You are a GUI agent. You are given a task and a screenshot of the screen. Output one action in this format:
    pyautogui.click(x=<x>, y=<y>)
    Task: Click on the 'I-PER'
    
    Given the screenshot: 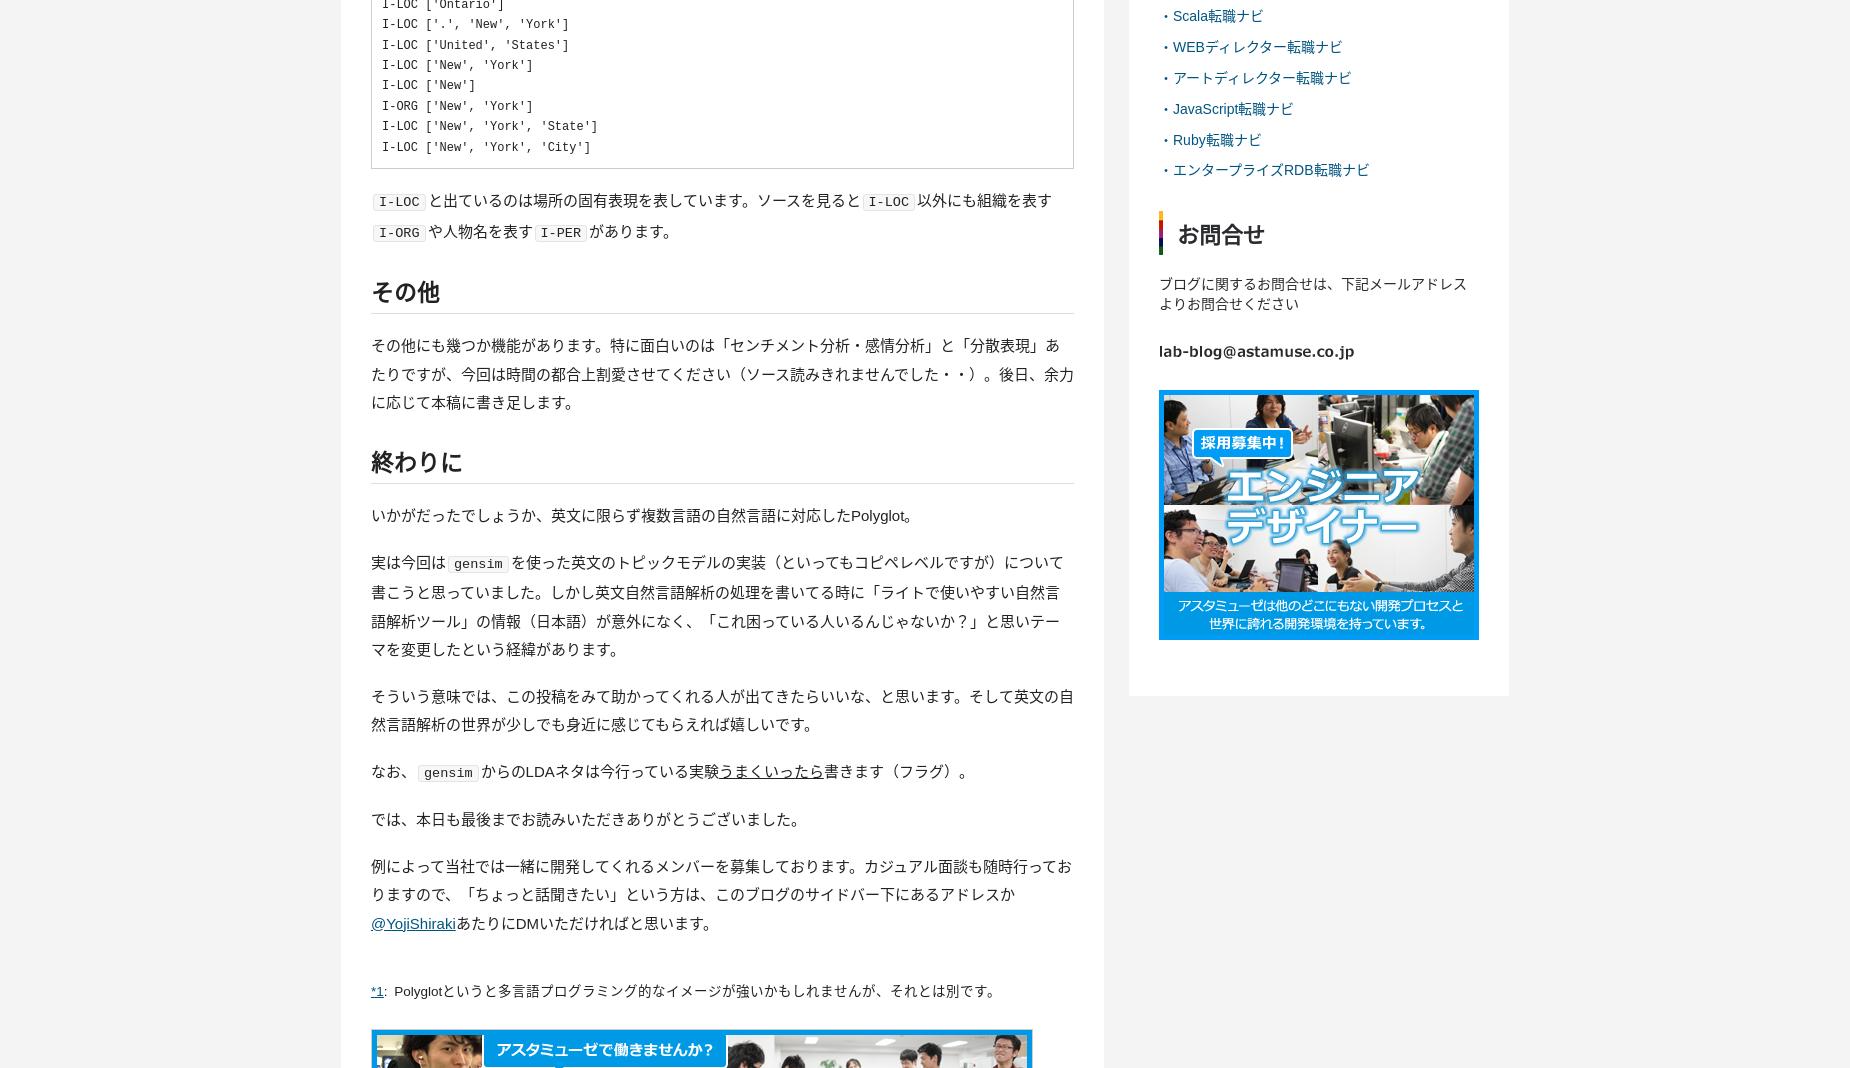 What is the action you would take?
    pyautogui.click(x=560, y=232)
    